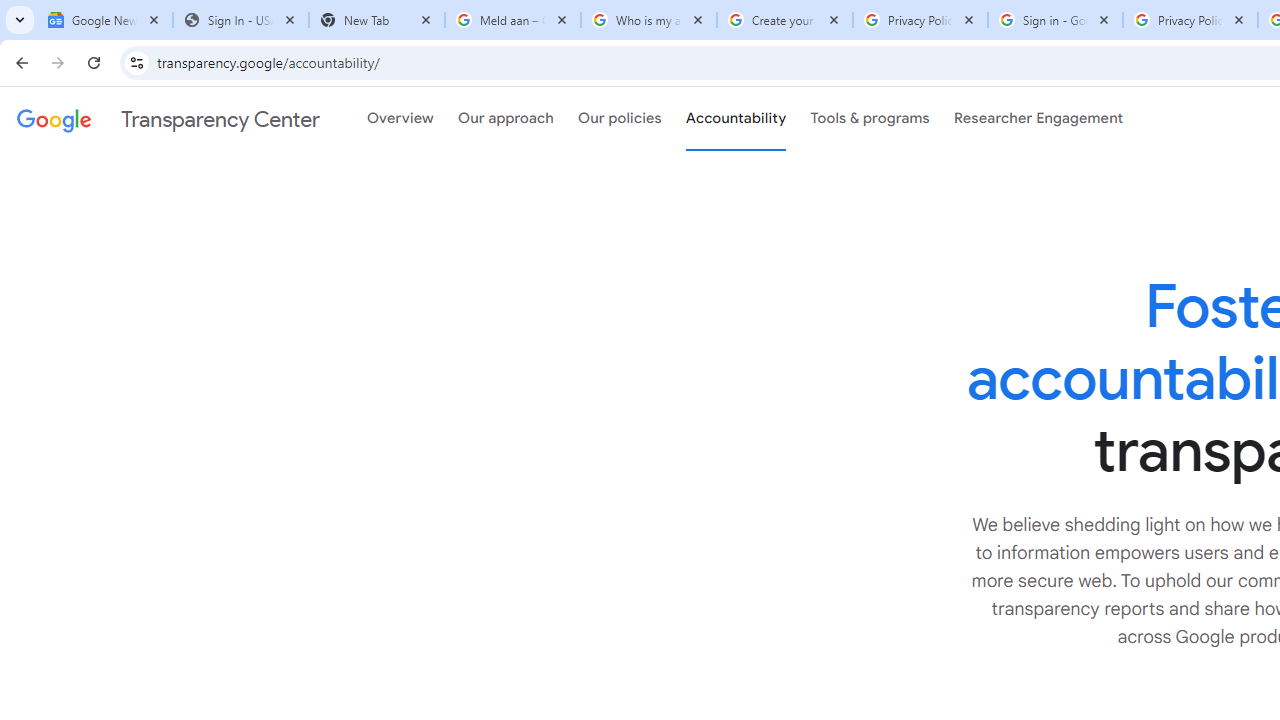 The image size is (1280, 720). What do you see at coordinates (1054, 20) in the screenshot?
I see `'Sign in - Google Accounts'` at bounding box center [1054, 20].